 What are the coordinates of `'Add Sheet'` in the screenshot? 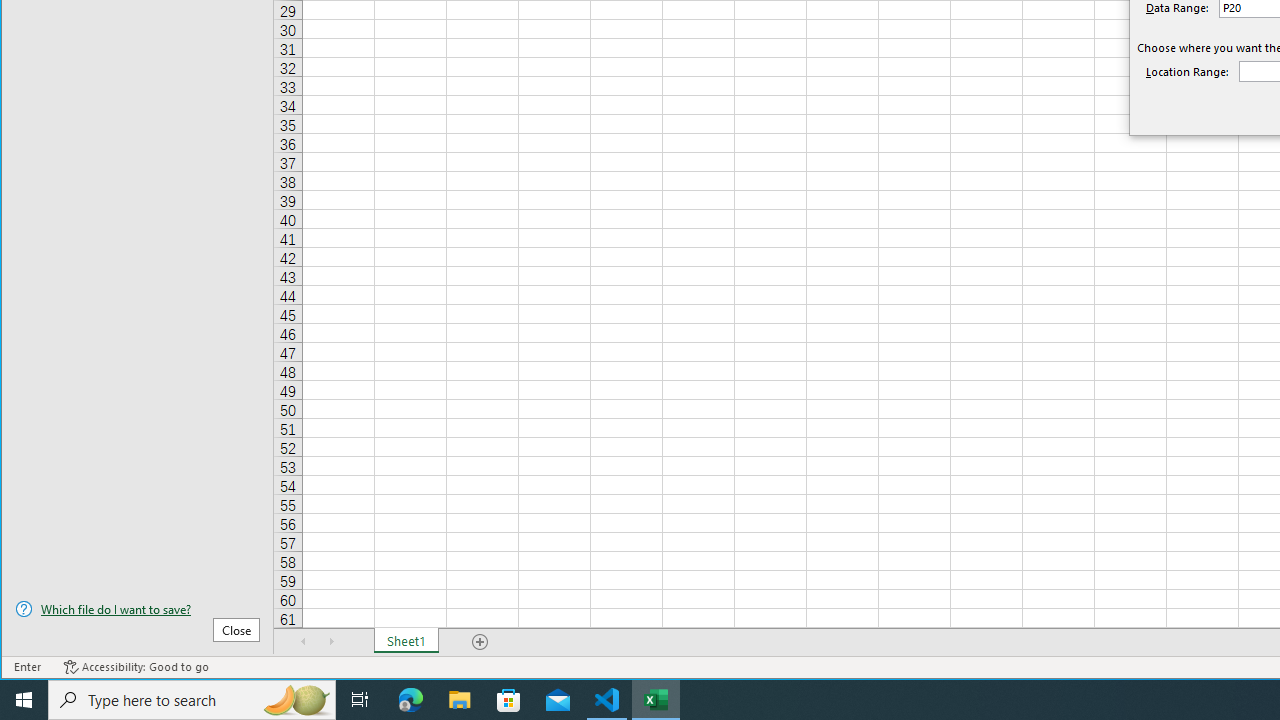 It's located at (481, 641).